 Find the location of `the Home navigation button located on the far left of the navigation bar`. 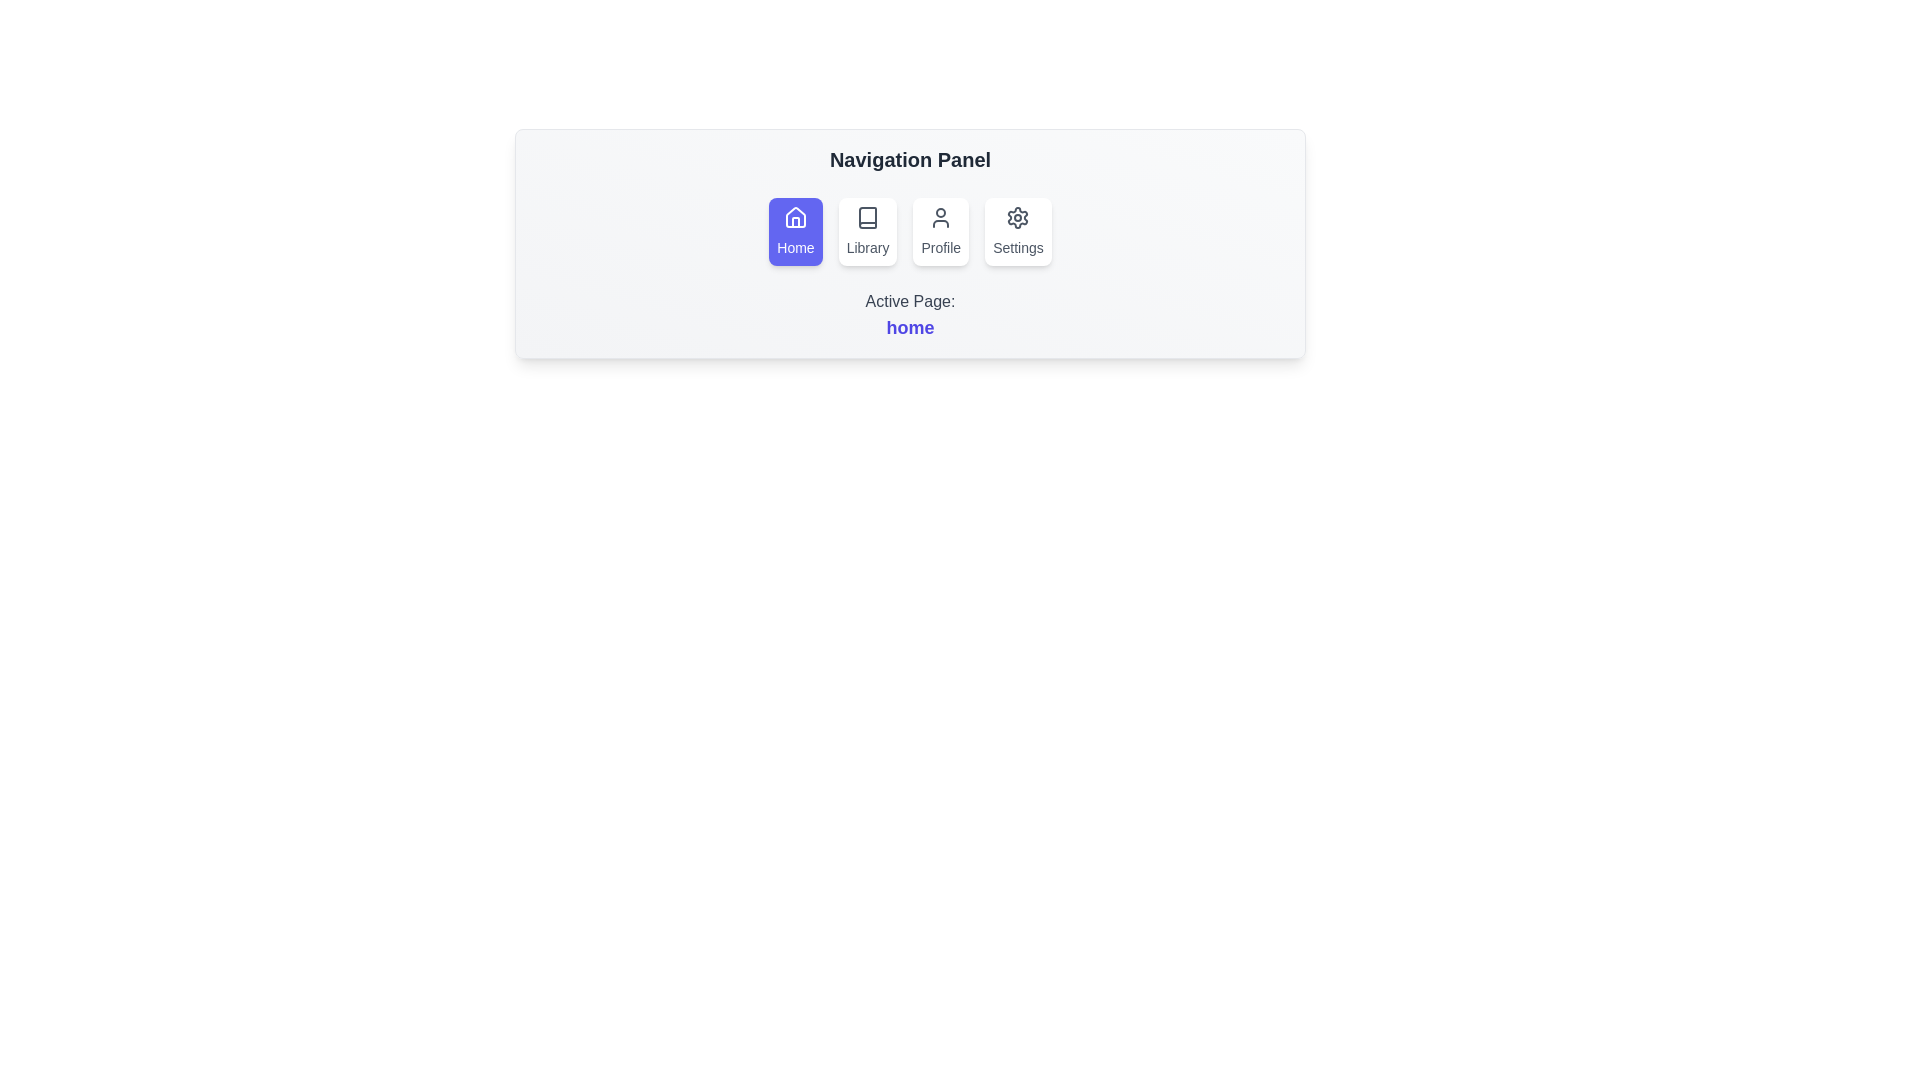

the Home navigation button located on the far left of the navigation bar is located at coordinates (795, 230).